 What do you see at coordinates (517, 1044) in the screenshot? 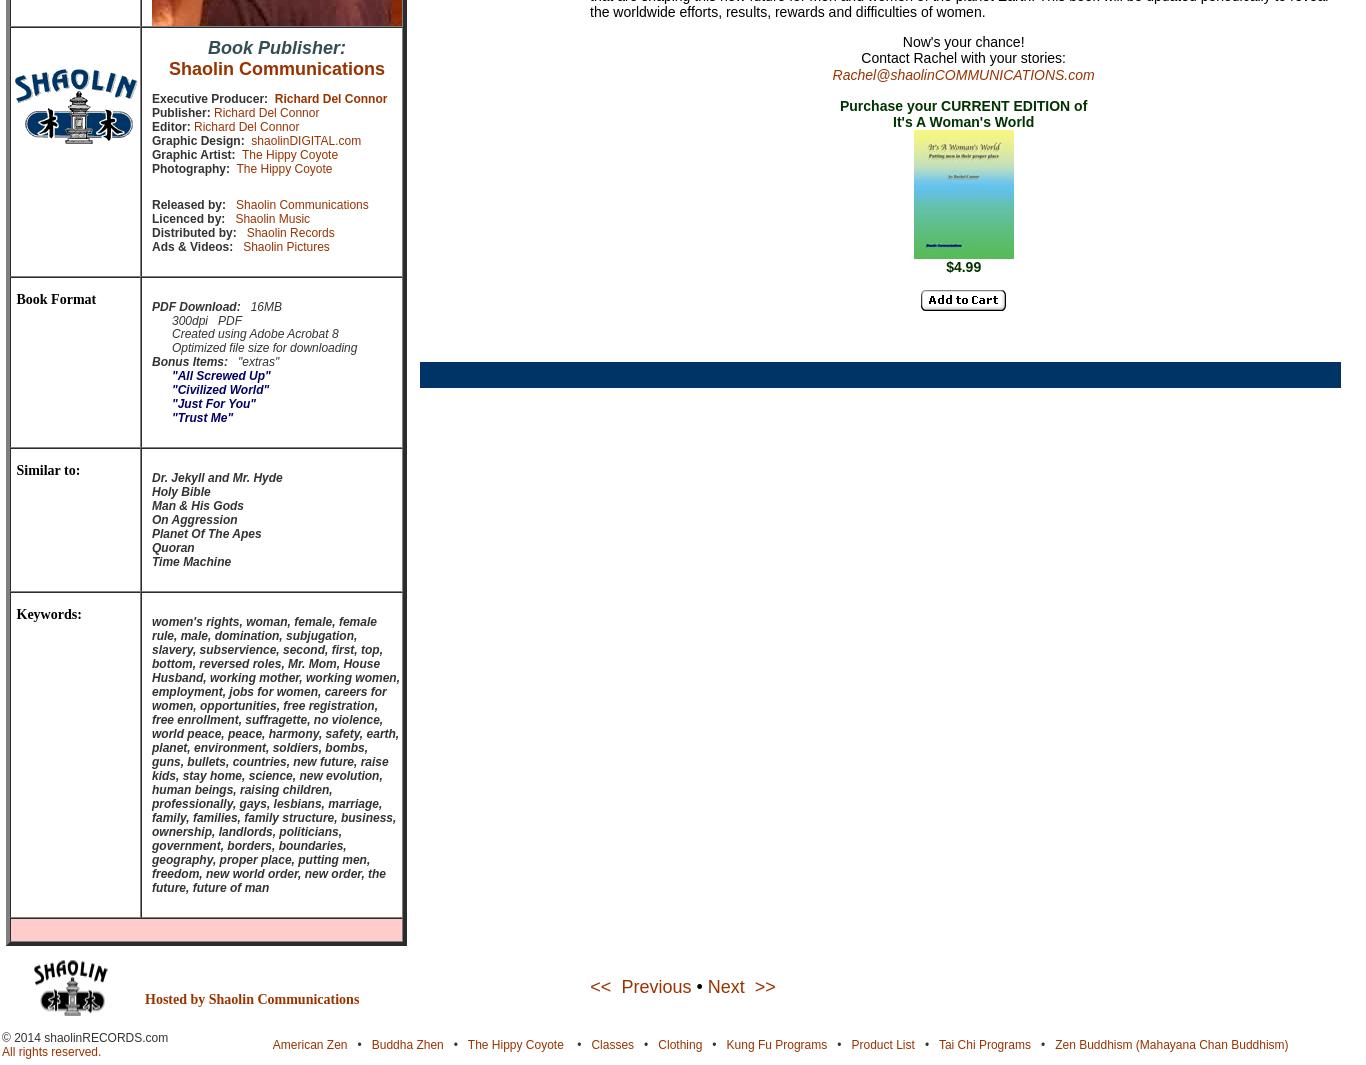
I see `'The Hippy Coyote'` at bounding box center [517, 1044].